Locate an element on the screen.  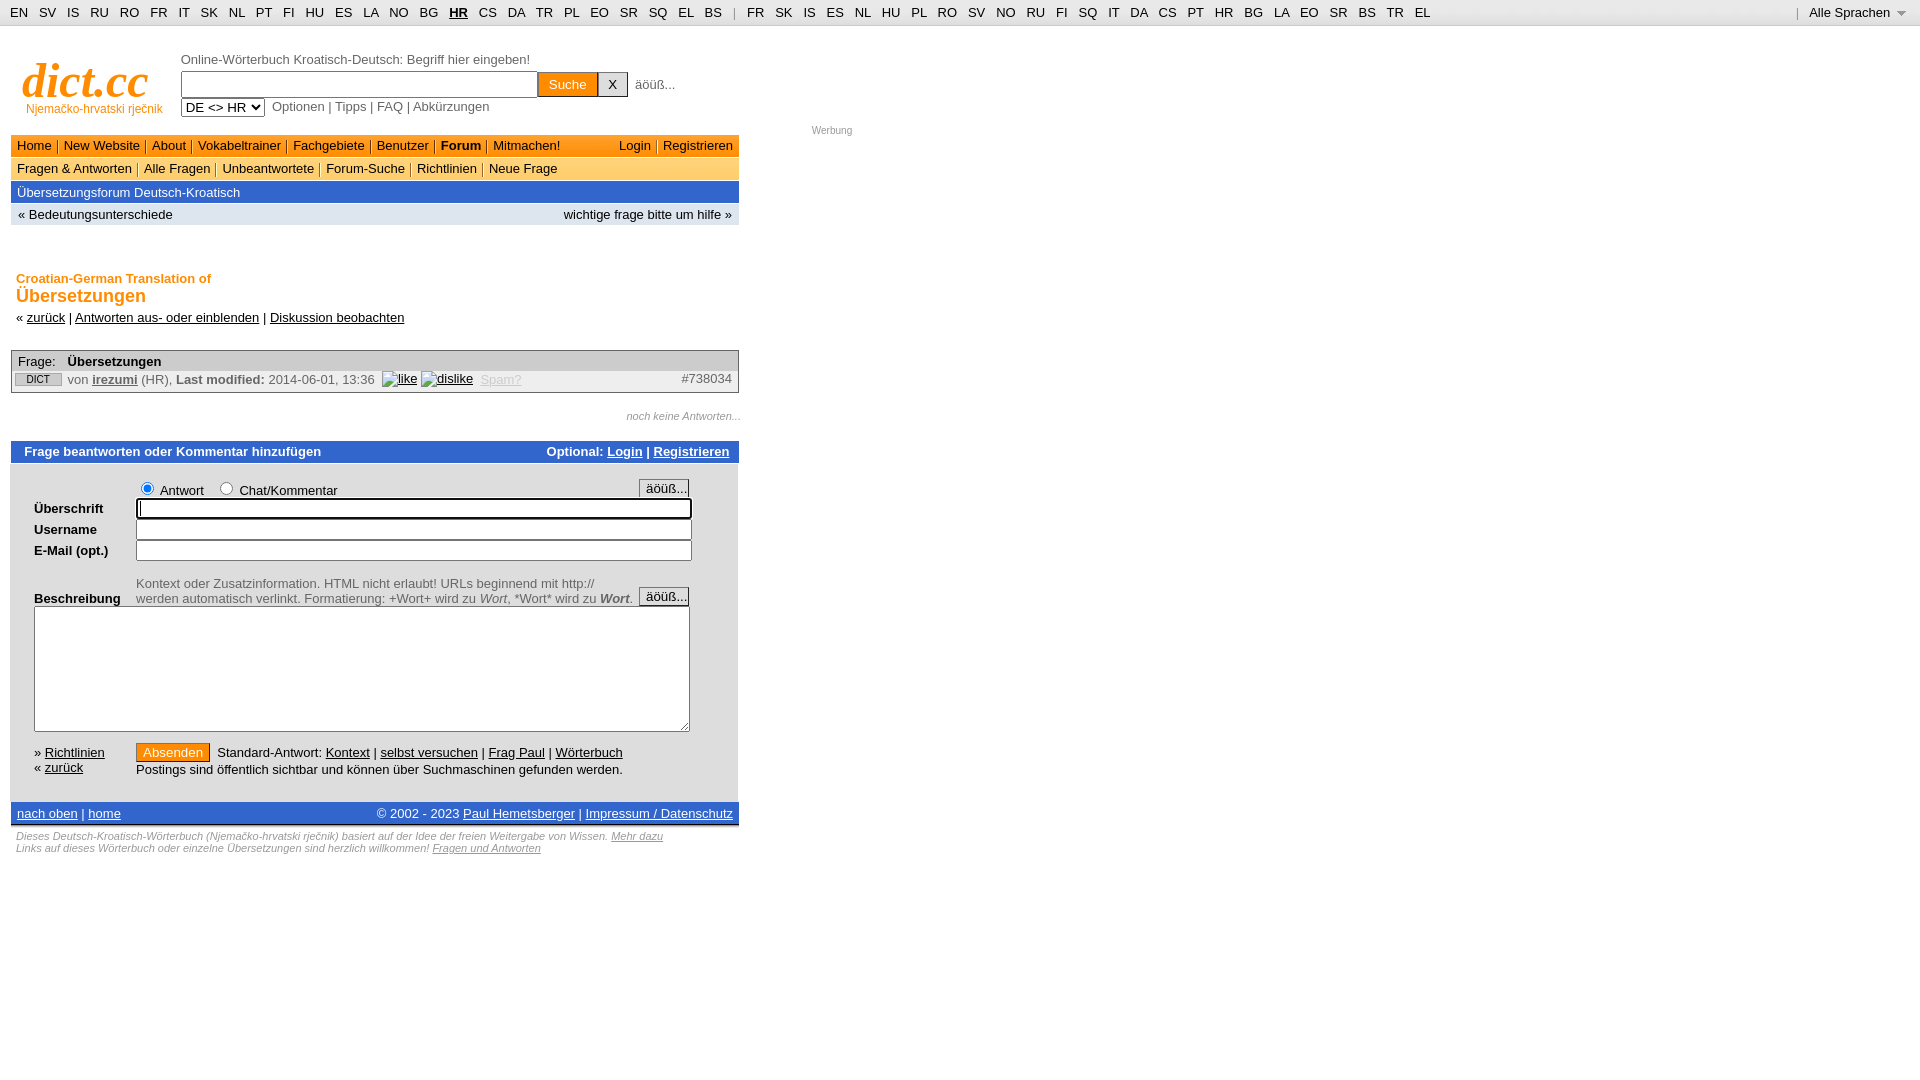
'Fragen und Antworten' is located at coordinates (485, 848).